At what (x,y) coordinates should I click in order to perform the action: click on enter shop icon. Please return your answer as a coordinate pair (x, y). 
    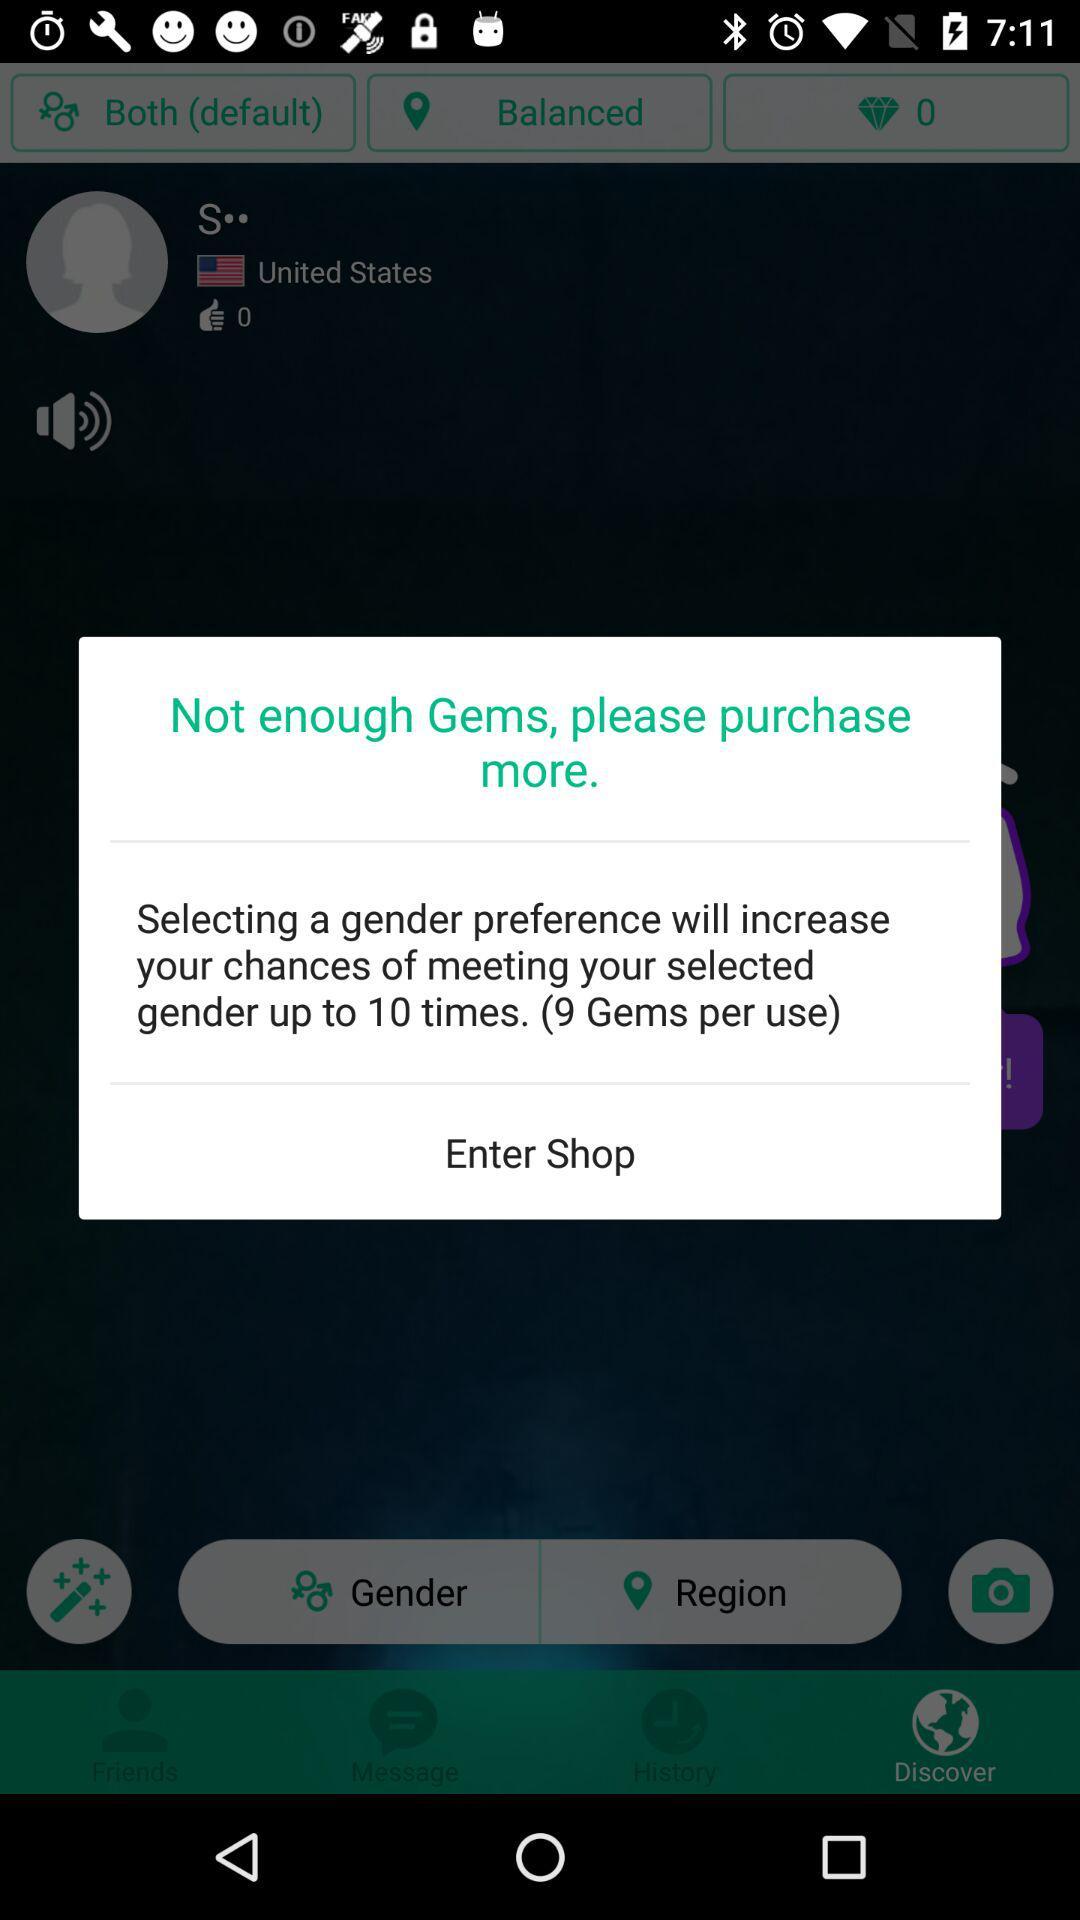
    Looking at the image, I should click on (540, 1152).